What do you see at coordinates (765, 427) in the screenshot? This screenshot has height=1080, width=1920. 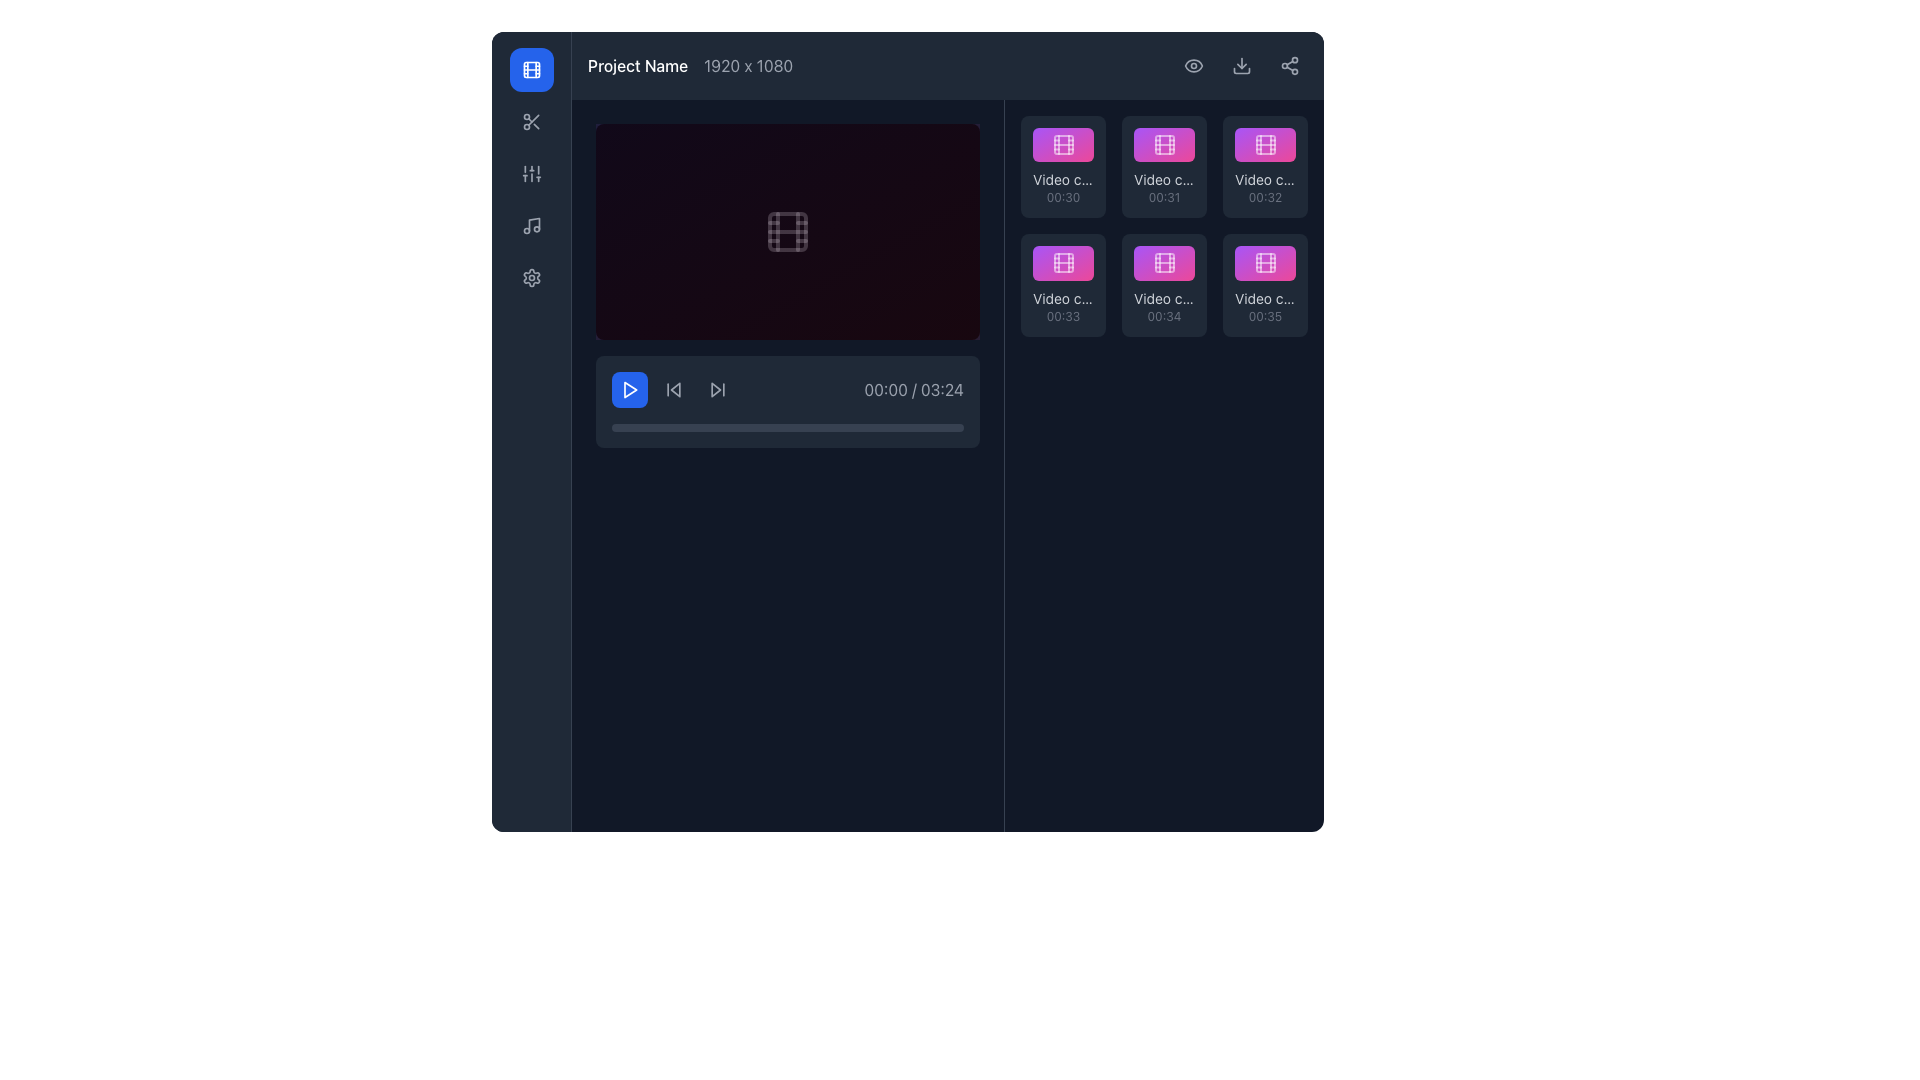 I see `the progress bar` at bounding box center [765, 427].